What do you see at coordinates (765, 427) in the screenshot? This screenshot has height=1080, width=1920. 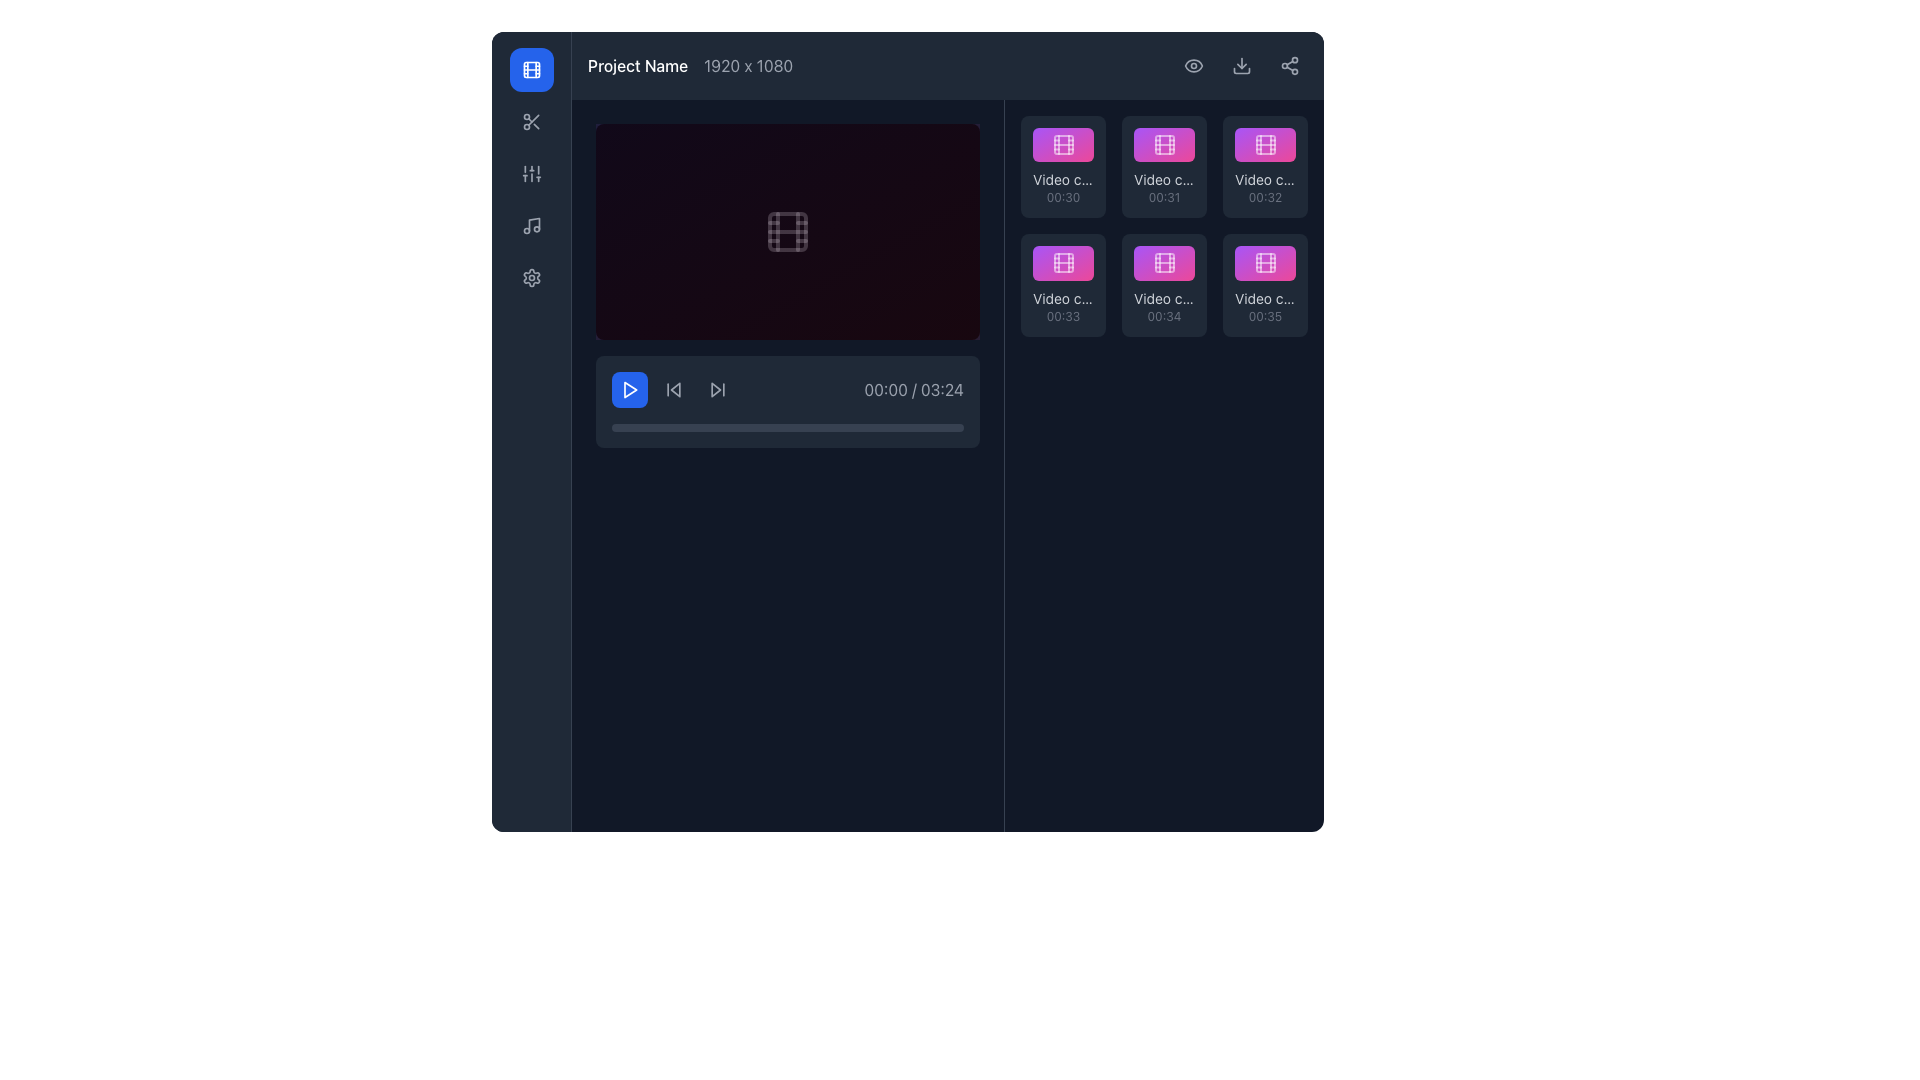 I see `the progress bar` at bounding box center [765, 427].